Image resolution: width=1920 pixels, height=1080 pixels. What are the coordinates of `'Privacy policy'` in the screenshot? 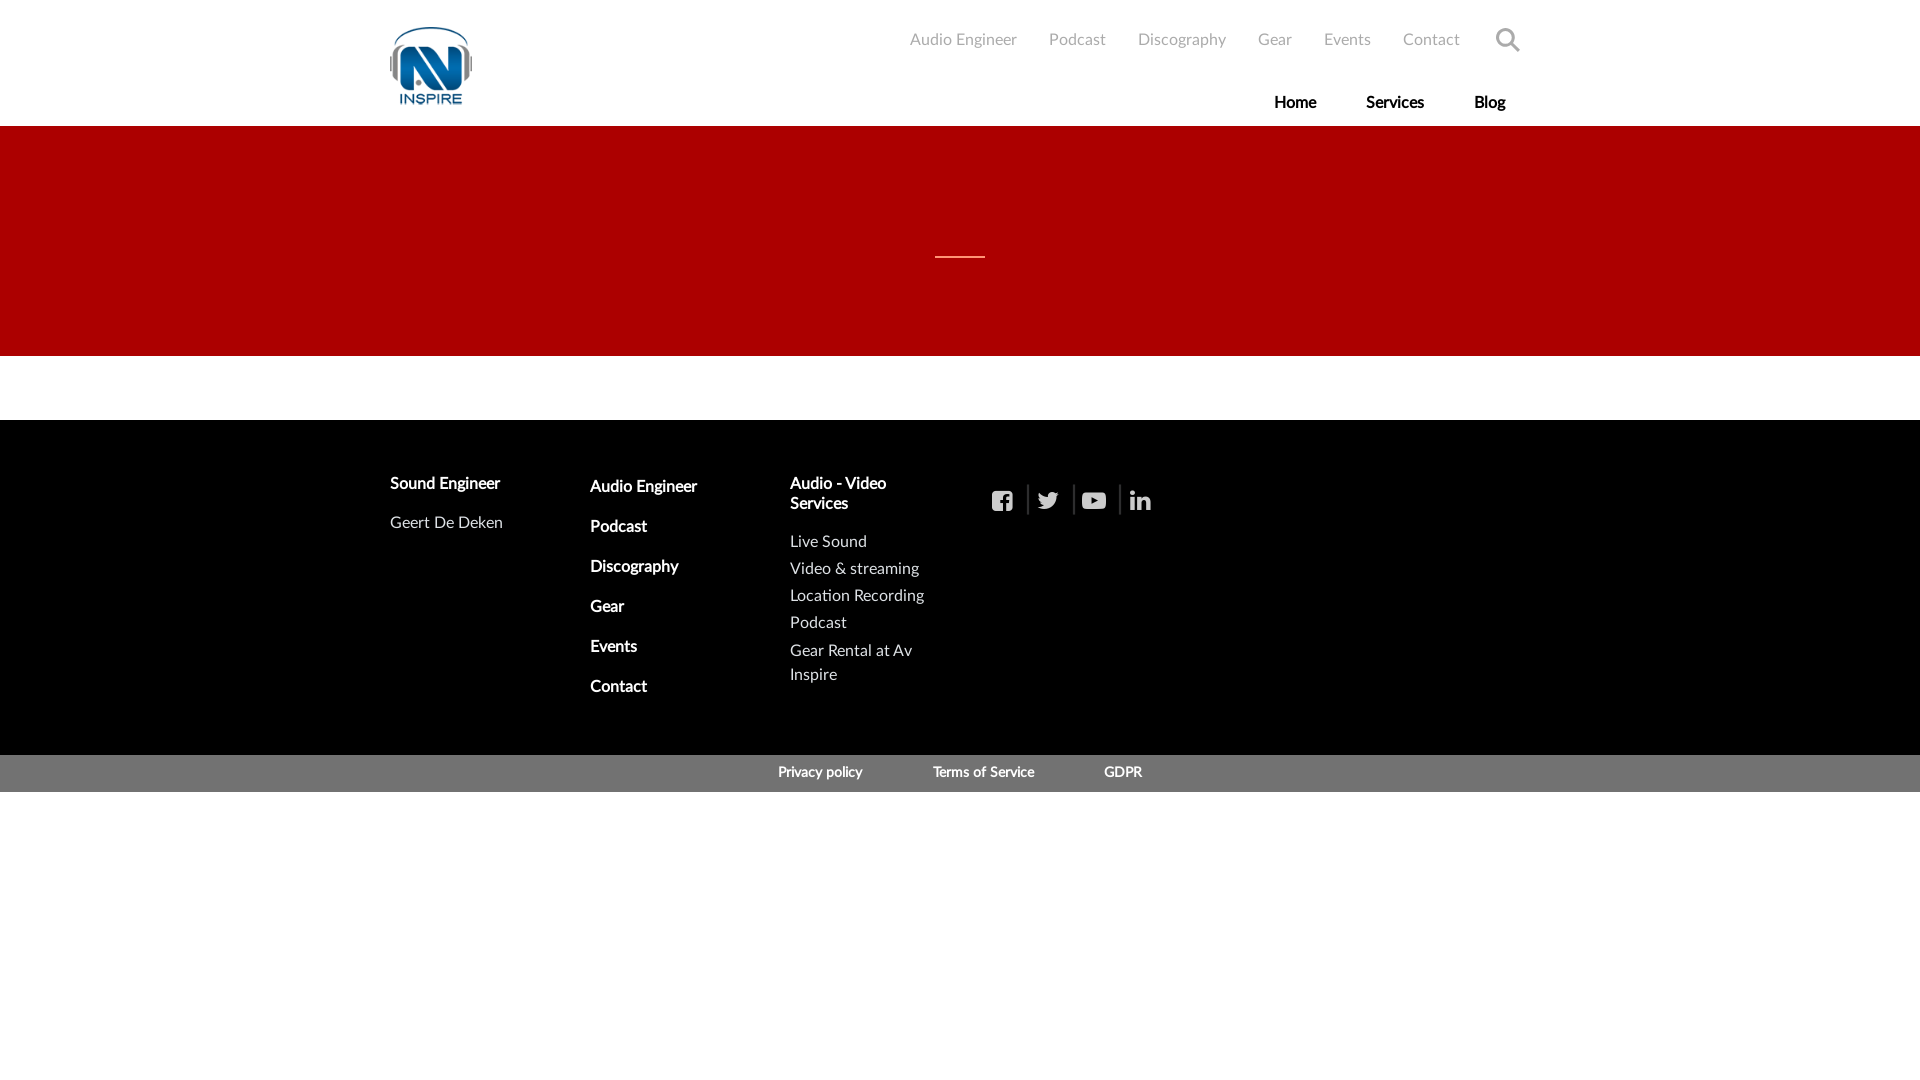 It's located at (742, 772).